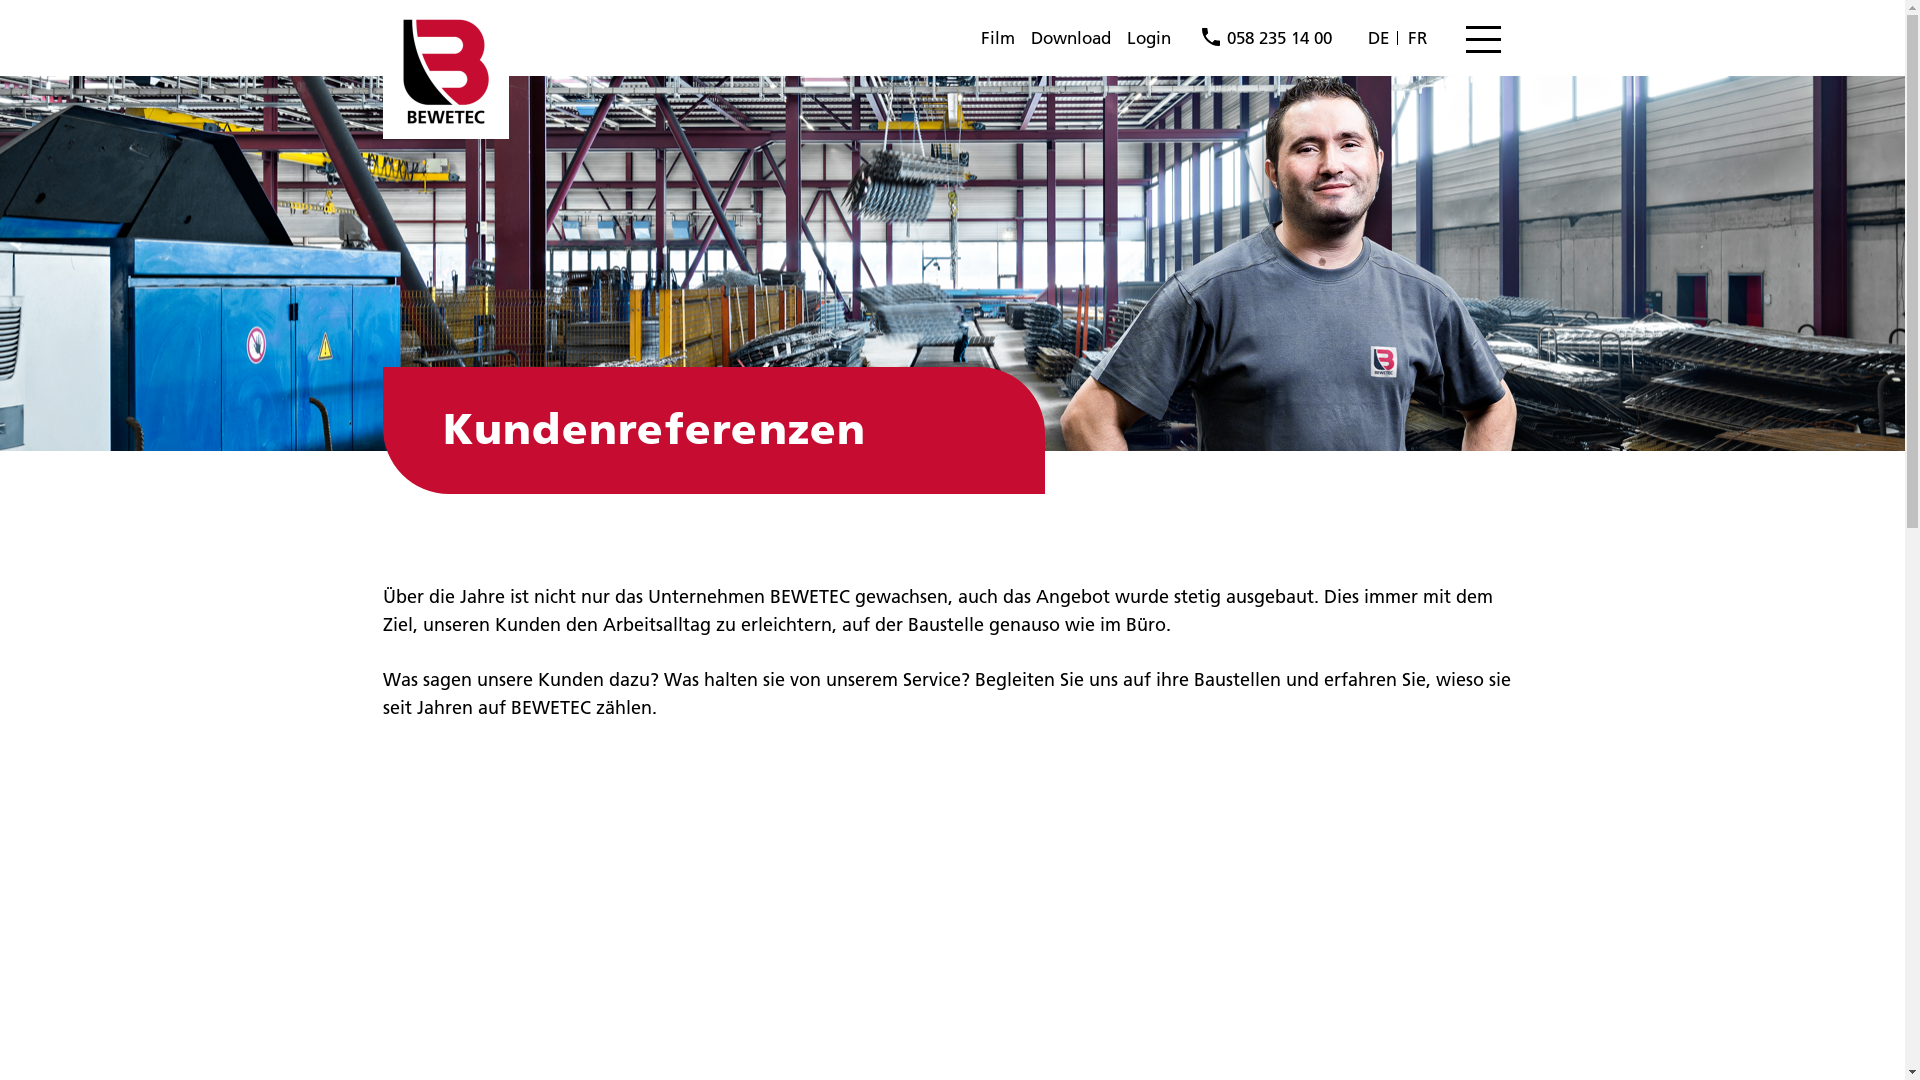  I want to click on '058 235 14 00', so click(1266, 38).